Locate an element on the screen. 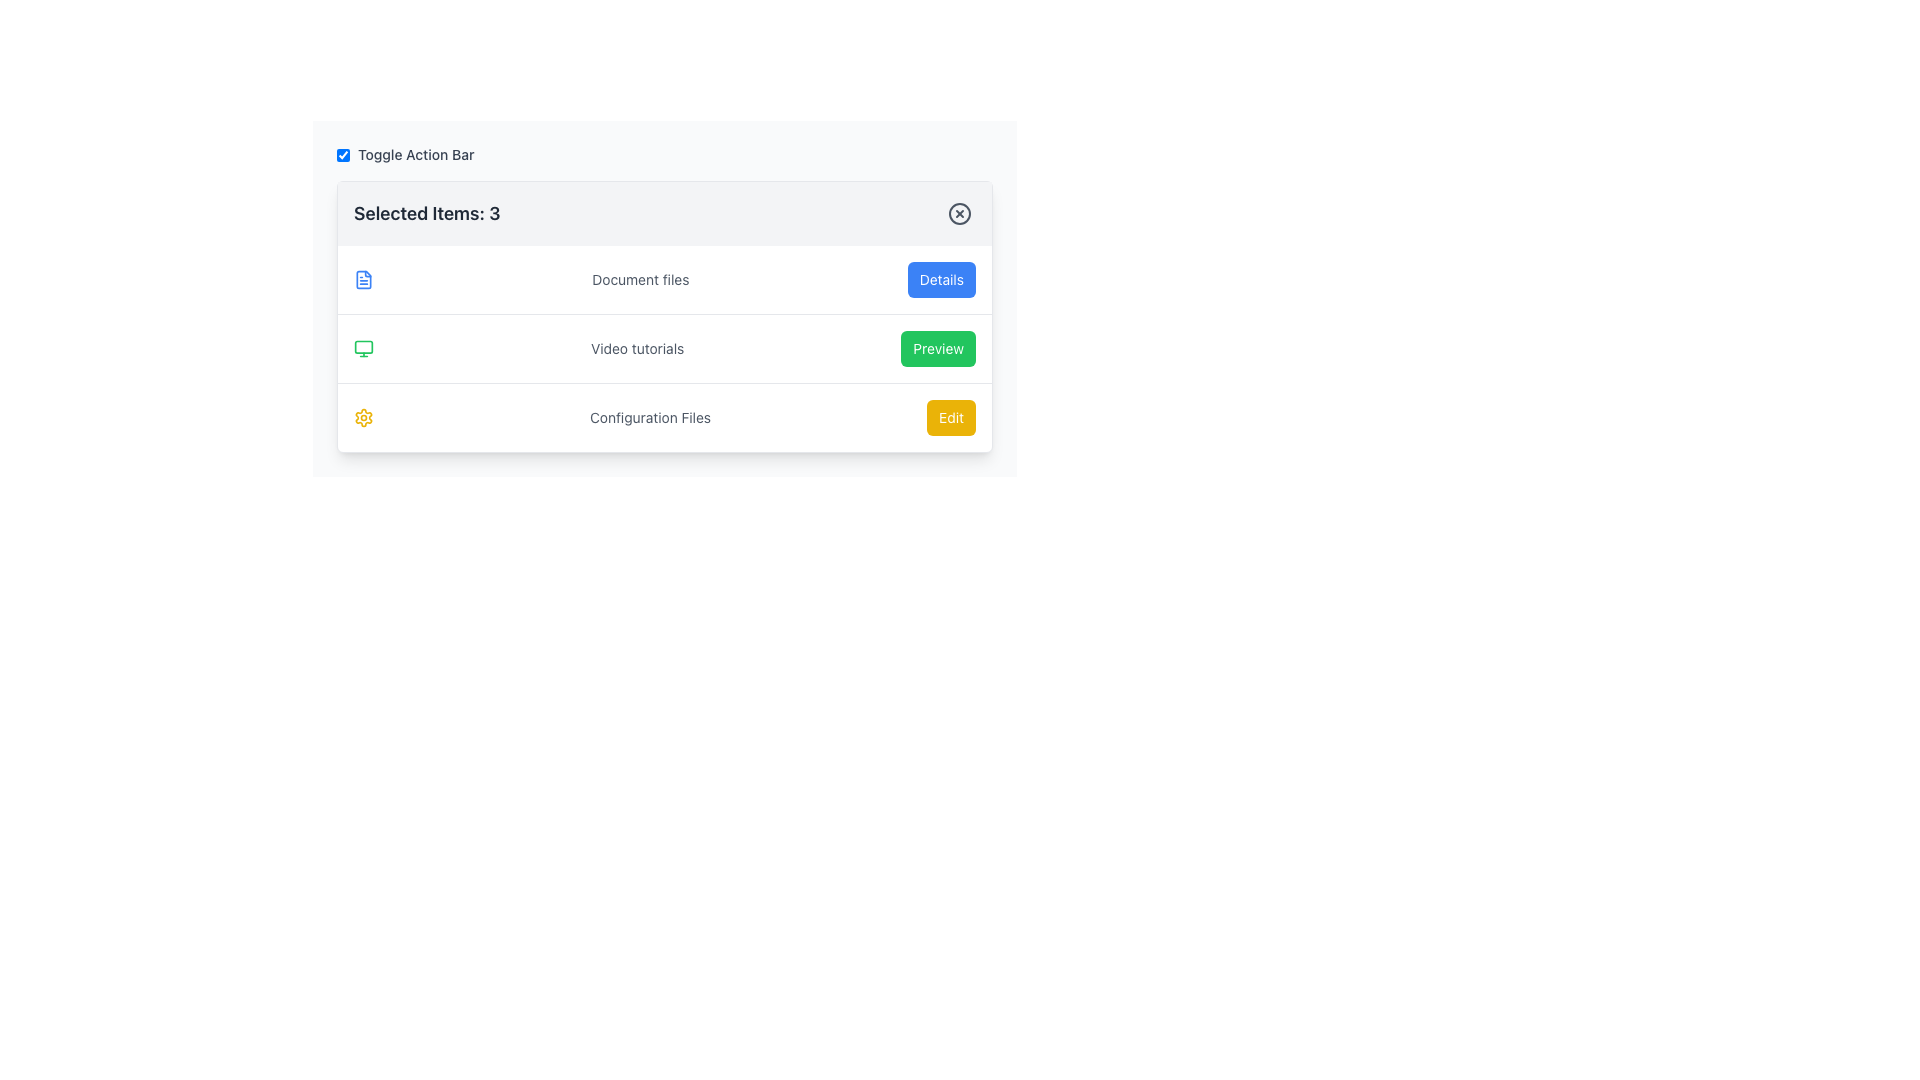 This screenshot has height=1080, width=1920. the actionable button located to the right of the text 'Document files' is located at coordinates (940, 280).